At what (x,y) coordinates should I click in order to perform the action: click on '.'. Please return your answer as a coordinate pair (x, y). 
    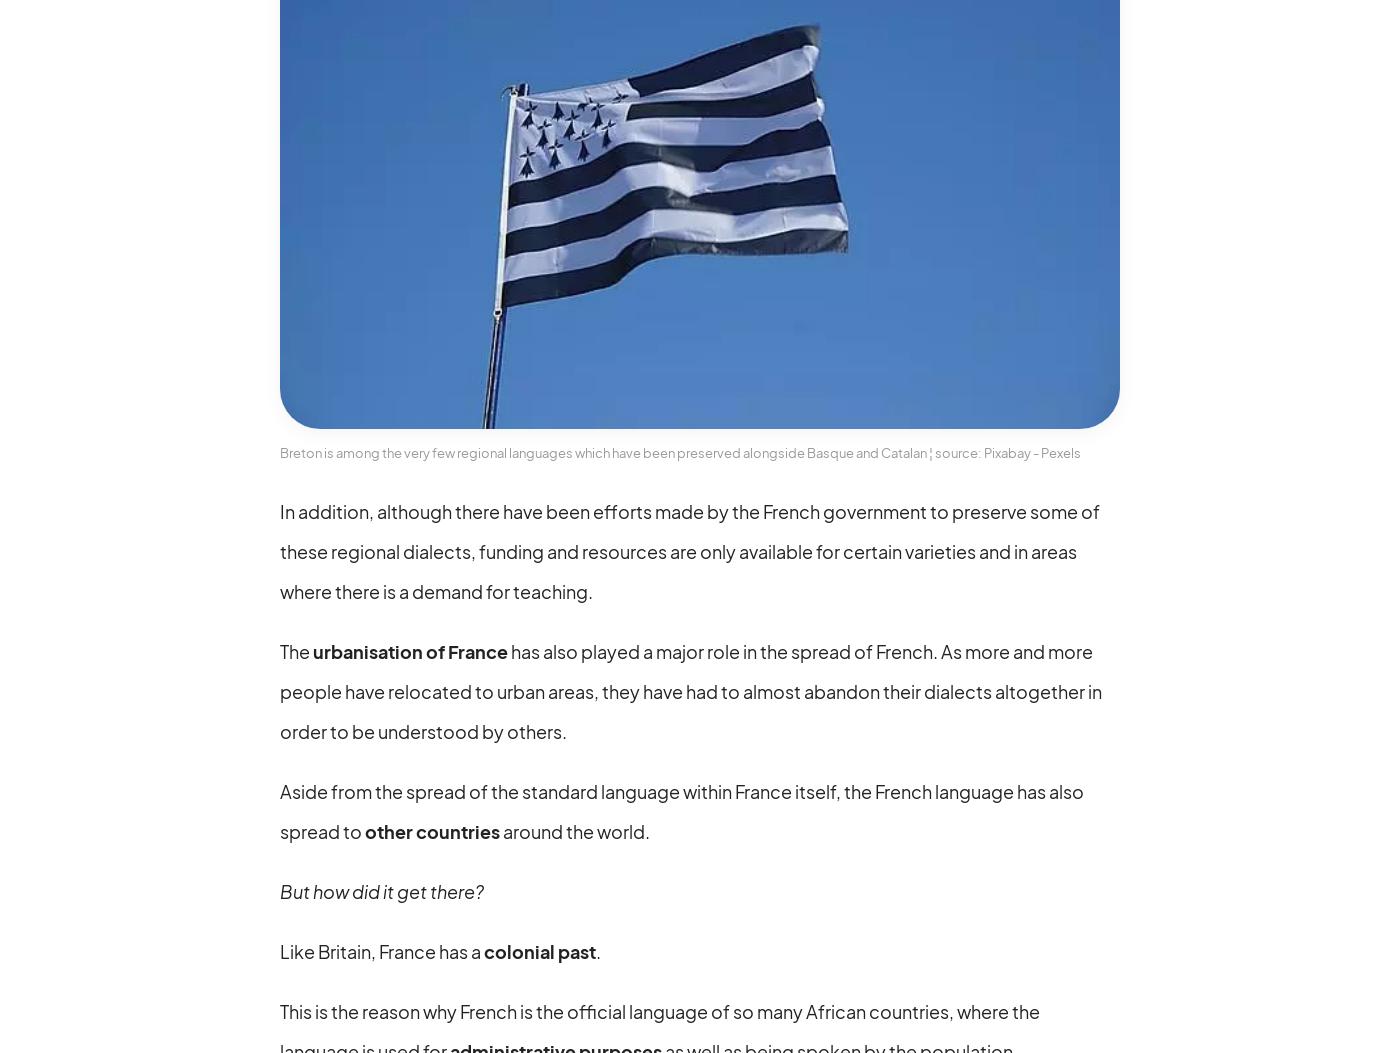
    Looking at the image, I should click on (598, 949).